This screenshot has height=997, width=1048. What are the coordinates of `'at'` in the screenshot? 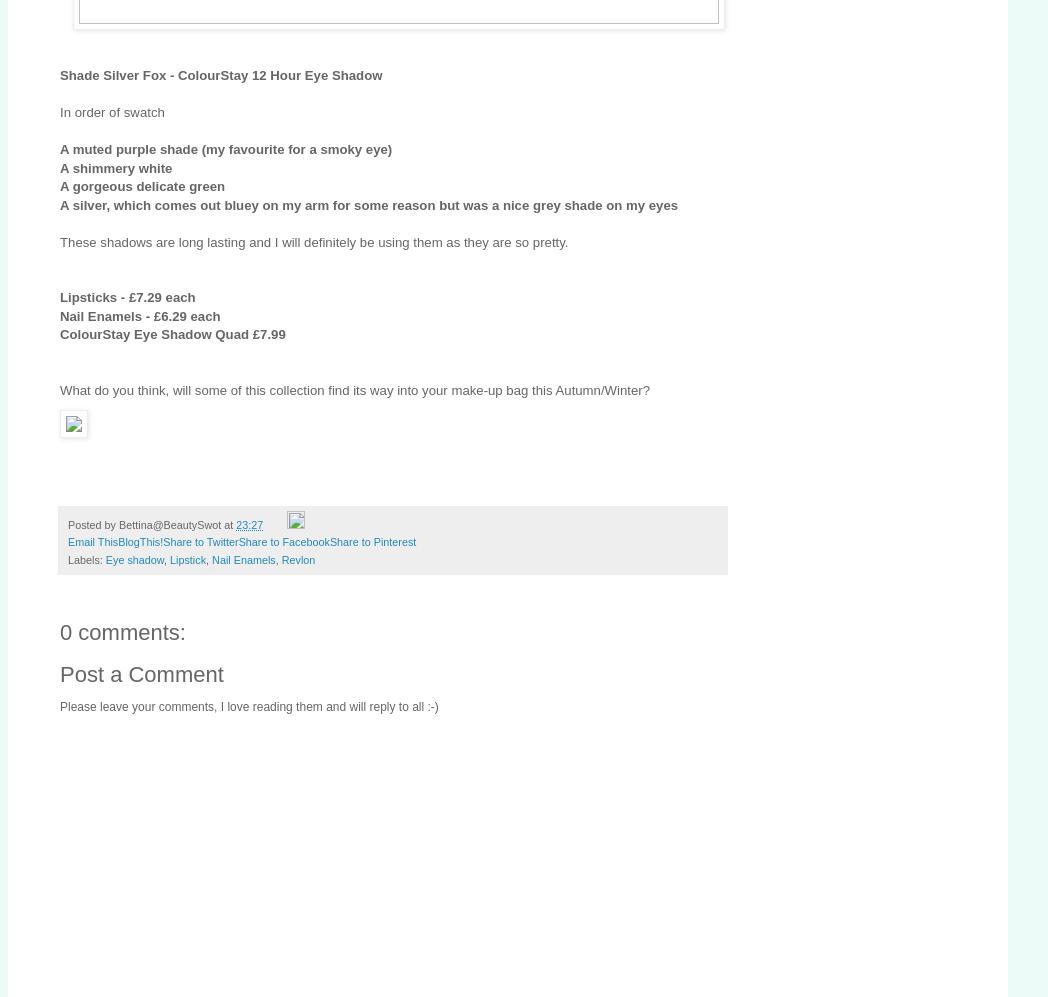 It's located at (230, 523).